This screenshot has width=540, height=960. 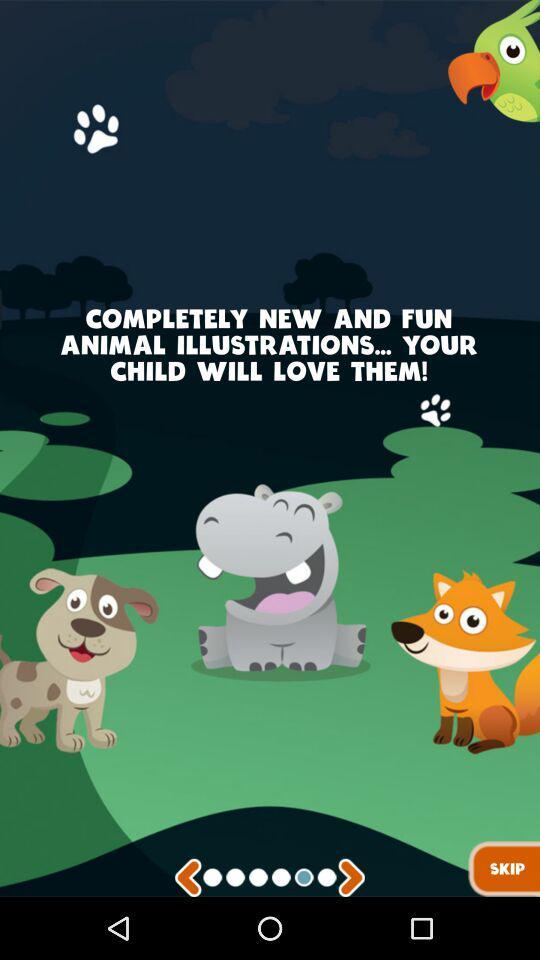 I want to click on the av_rewind icon, so click(x=188, y=939).